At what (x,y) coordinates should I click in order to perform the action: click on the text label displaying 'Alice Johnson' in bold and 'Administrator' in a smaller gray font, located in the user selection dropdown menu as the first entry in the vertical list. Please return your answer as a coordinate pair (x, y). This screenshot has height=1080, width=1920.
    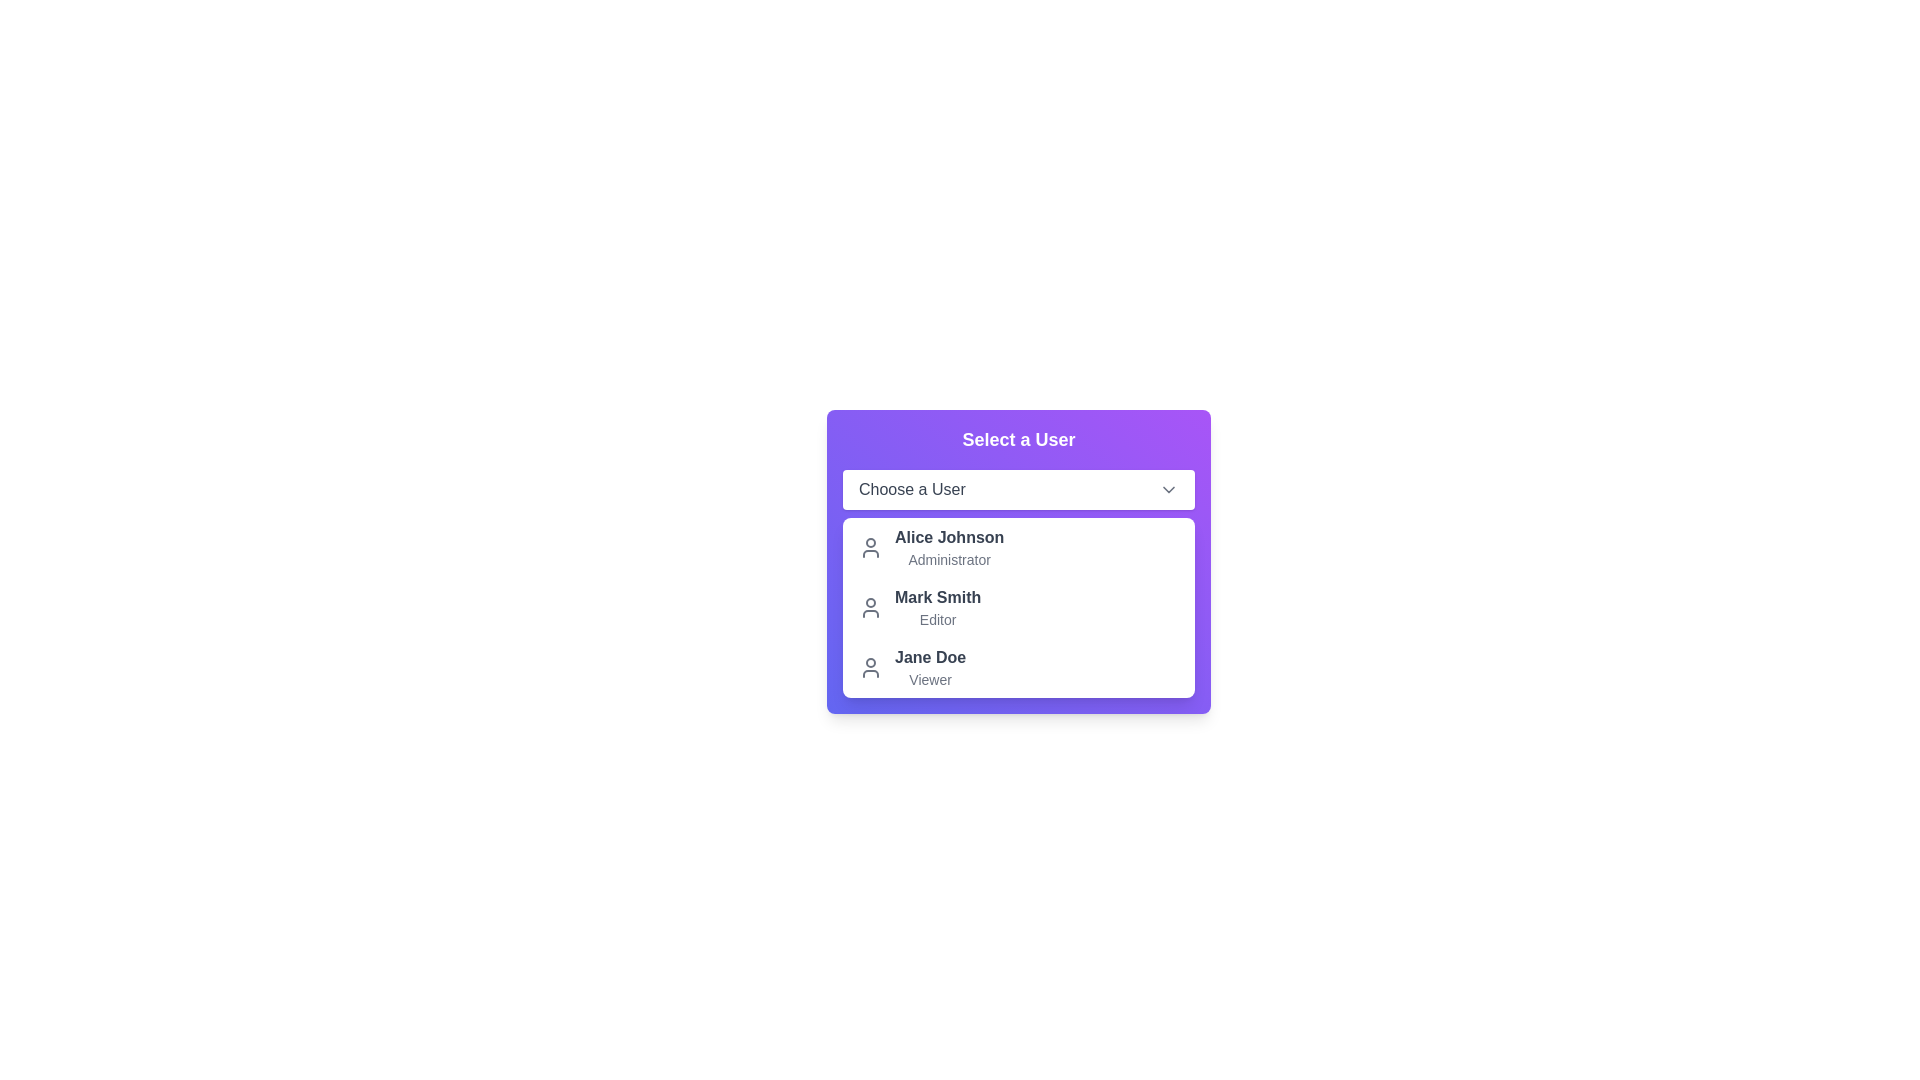
    Looking at the image, I should click on (948, 547).